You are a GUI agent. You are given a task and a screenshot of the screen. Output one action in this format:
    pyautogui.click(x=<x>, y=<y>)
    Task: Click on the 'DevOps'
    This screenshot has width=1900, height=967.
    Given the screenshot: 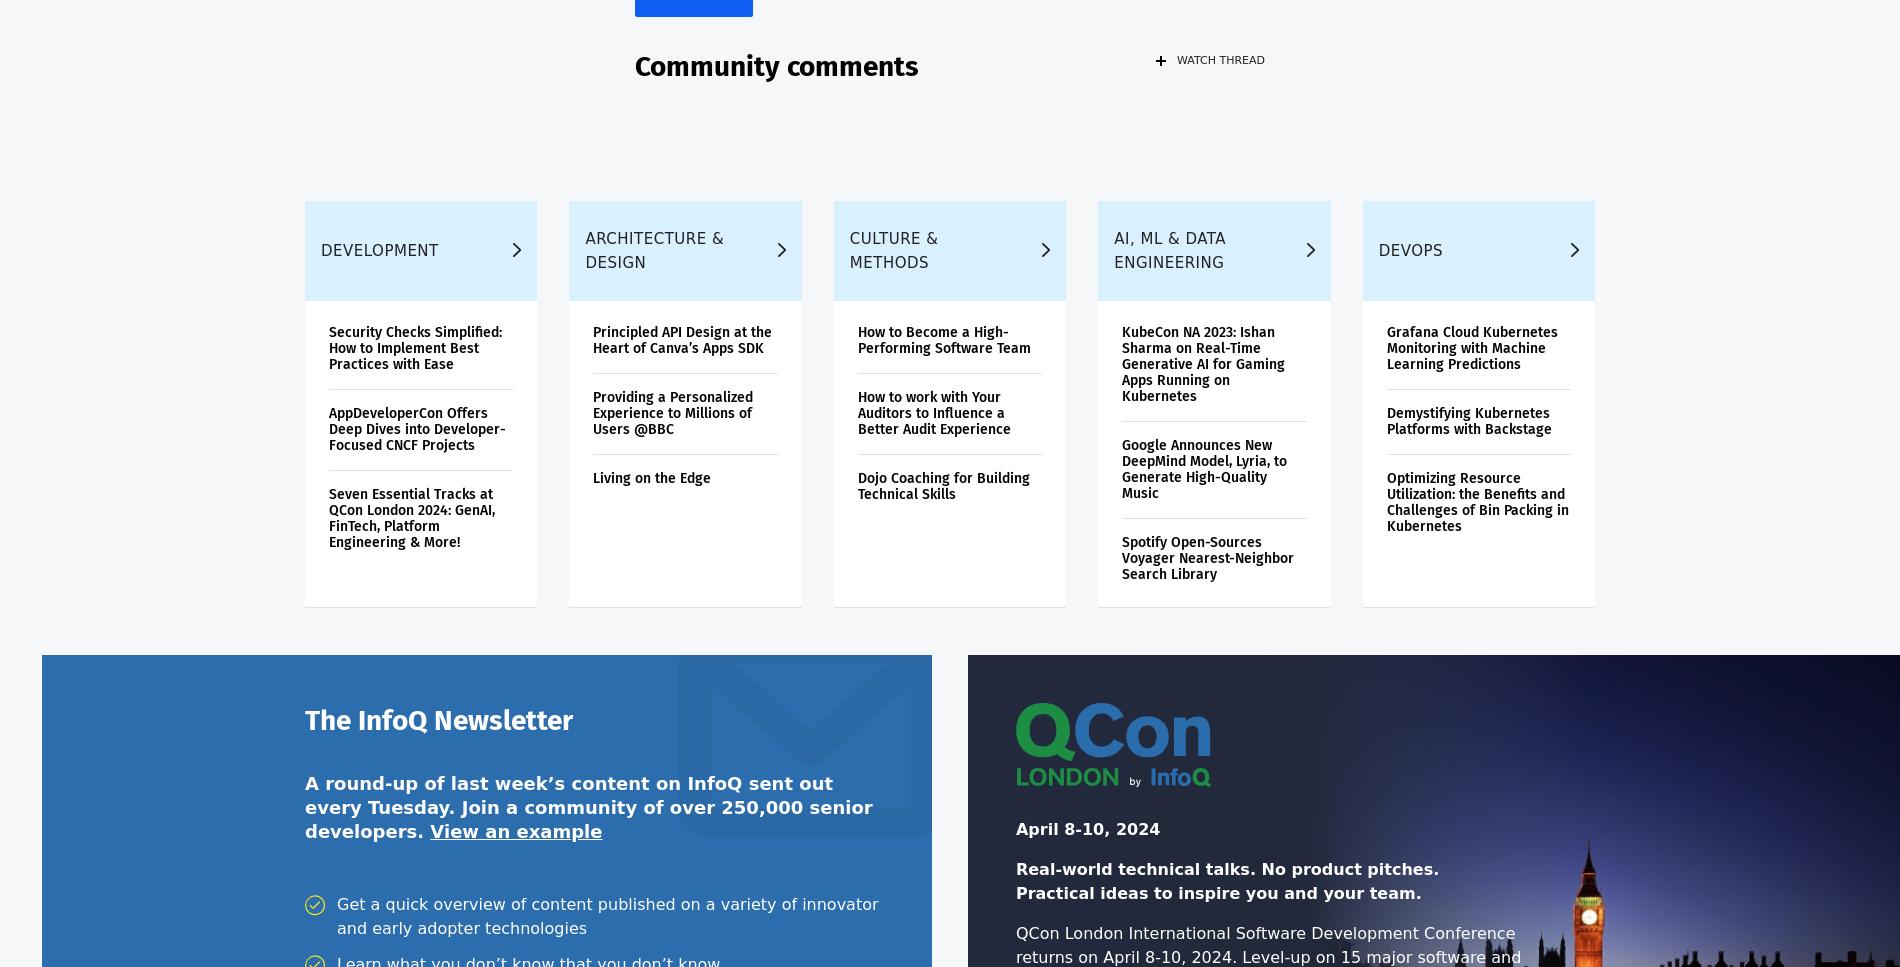 What is the action you would take?
    pyautogui.click(x=1409, y=262)
    